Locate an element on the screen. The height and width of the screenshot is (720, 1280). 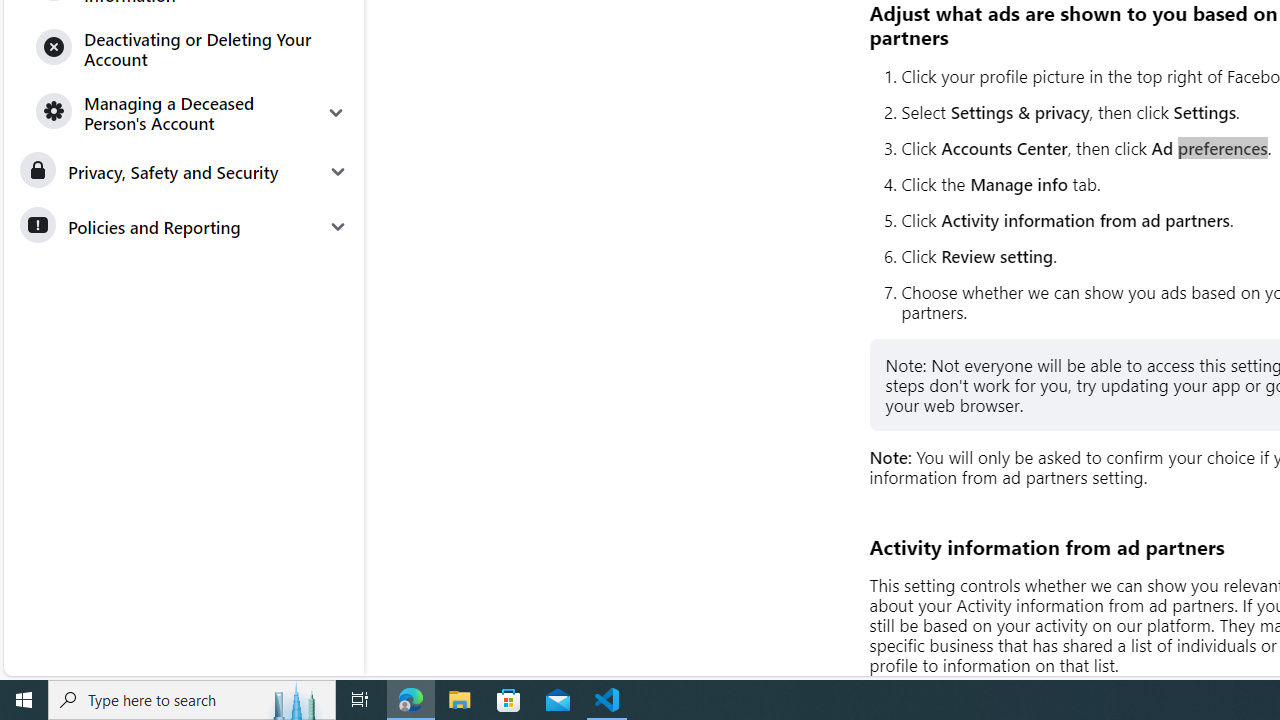
'Privacy, Safety and Security' is located at coordinates (183, 170).